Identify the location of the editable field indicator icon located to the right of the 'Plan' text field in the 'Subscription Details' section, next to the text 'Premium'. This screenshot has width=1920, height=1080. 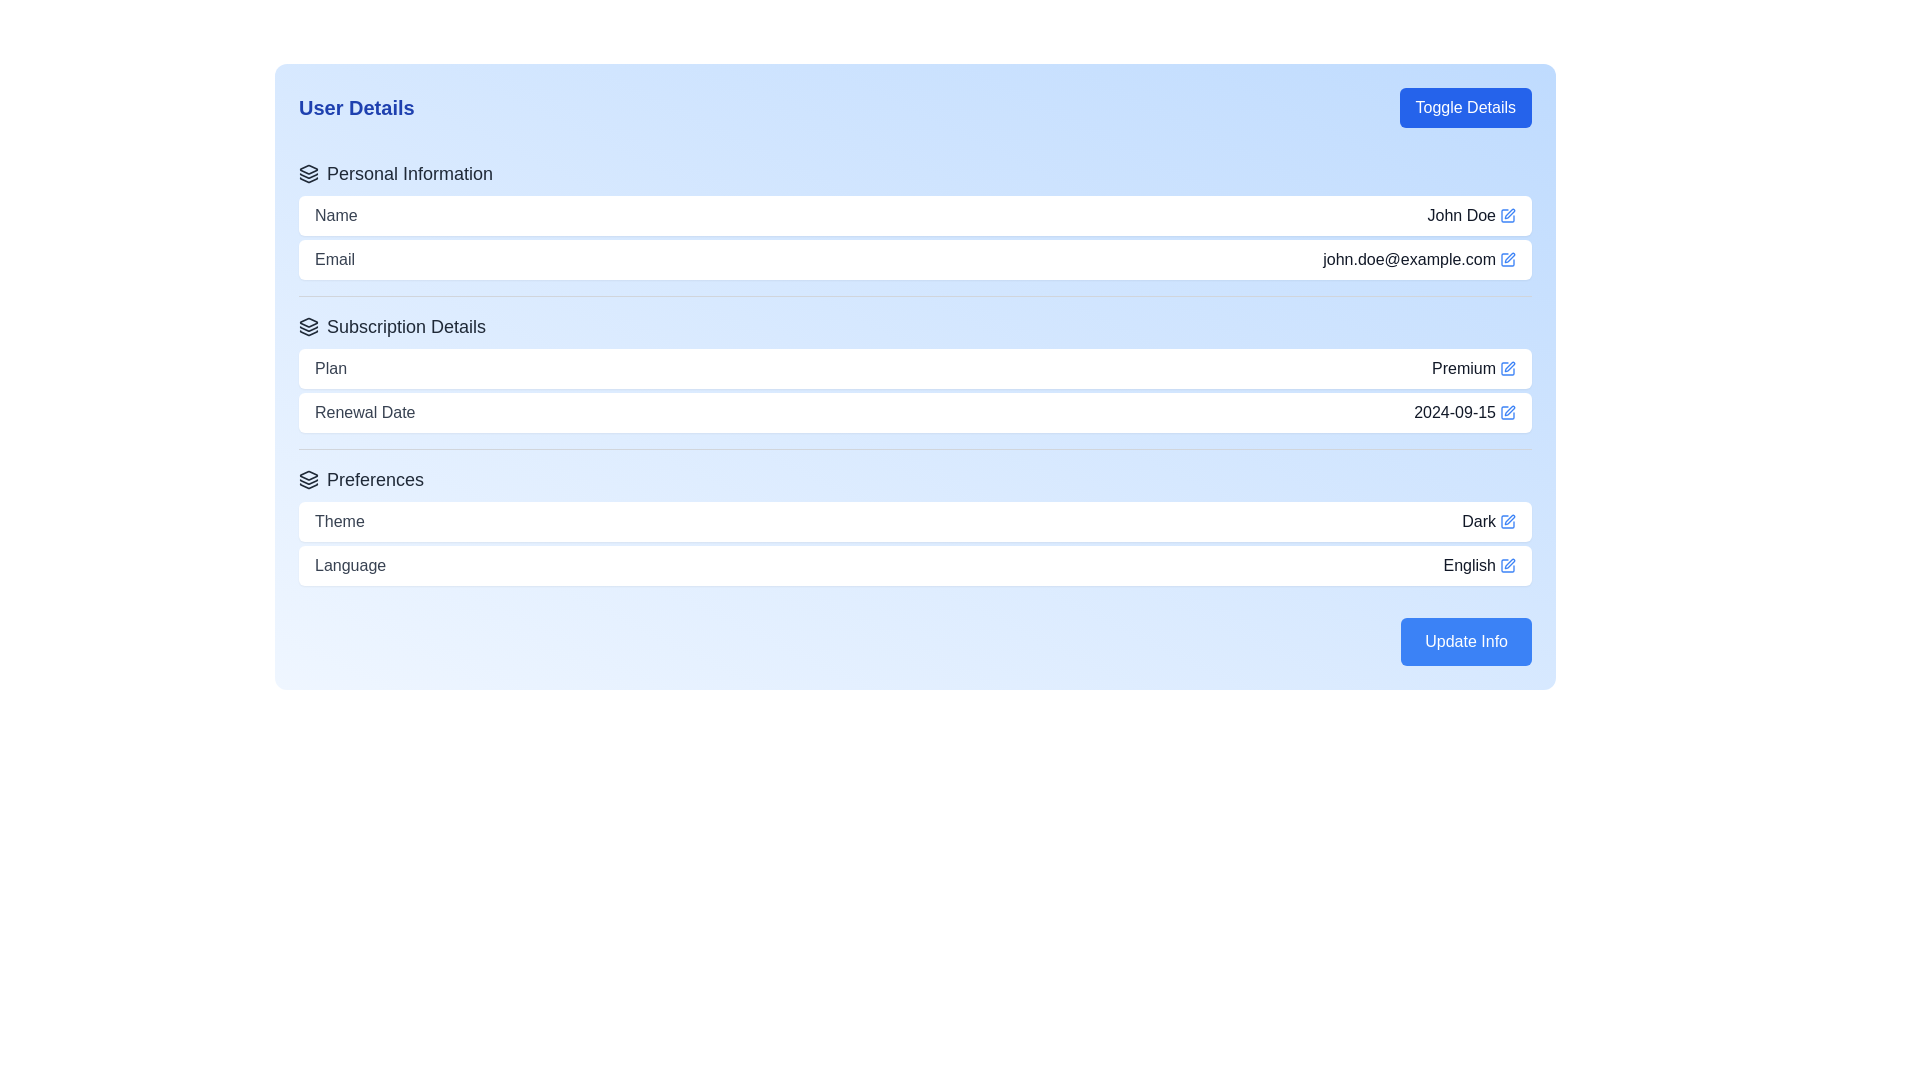
(1507, 566).